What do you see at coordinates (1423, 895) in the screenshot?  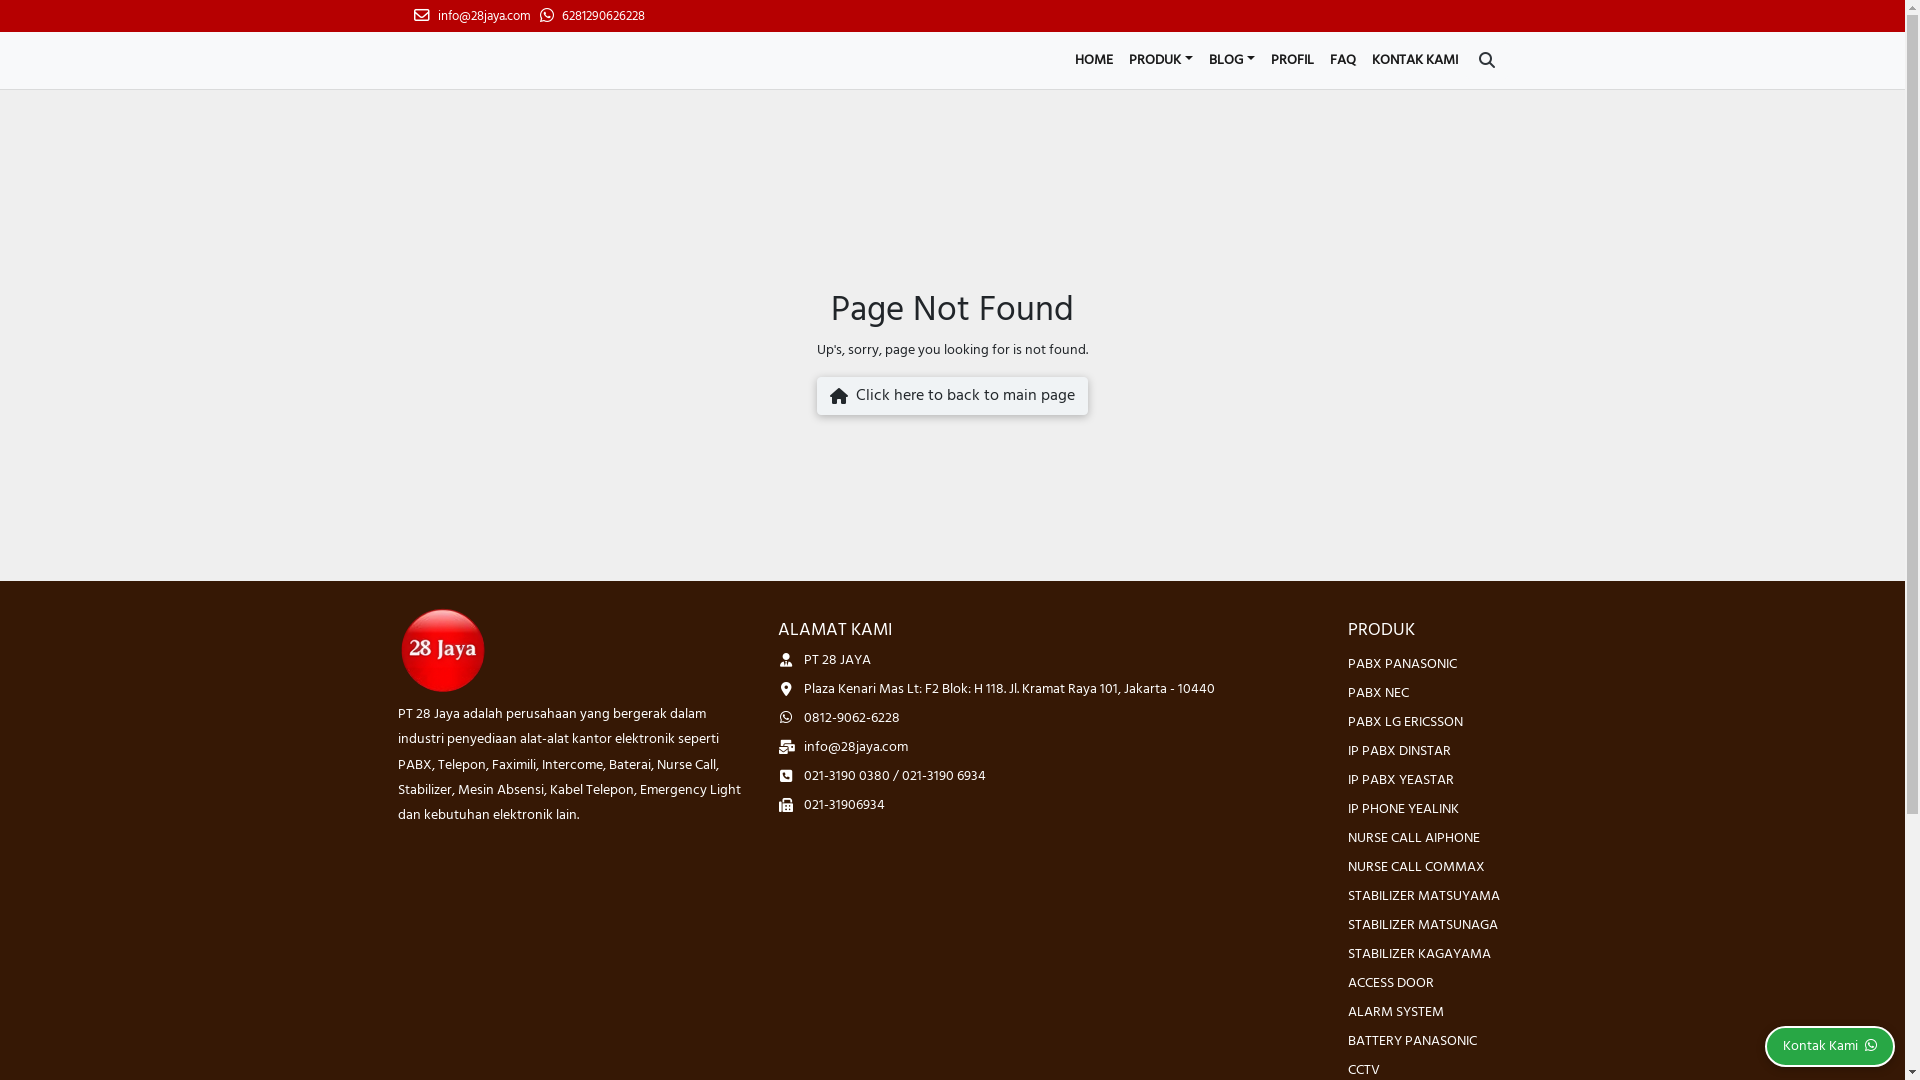 I see `'STABILIZER MATSUYAMA'` at bounding box center [1423, 895].